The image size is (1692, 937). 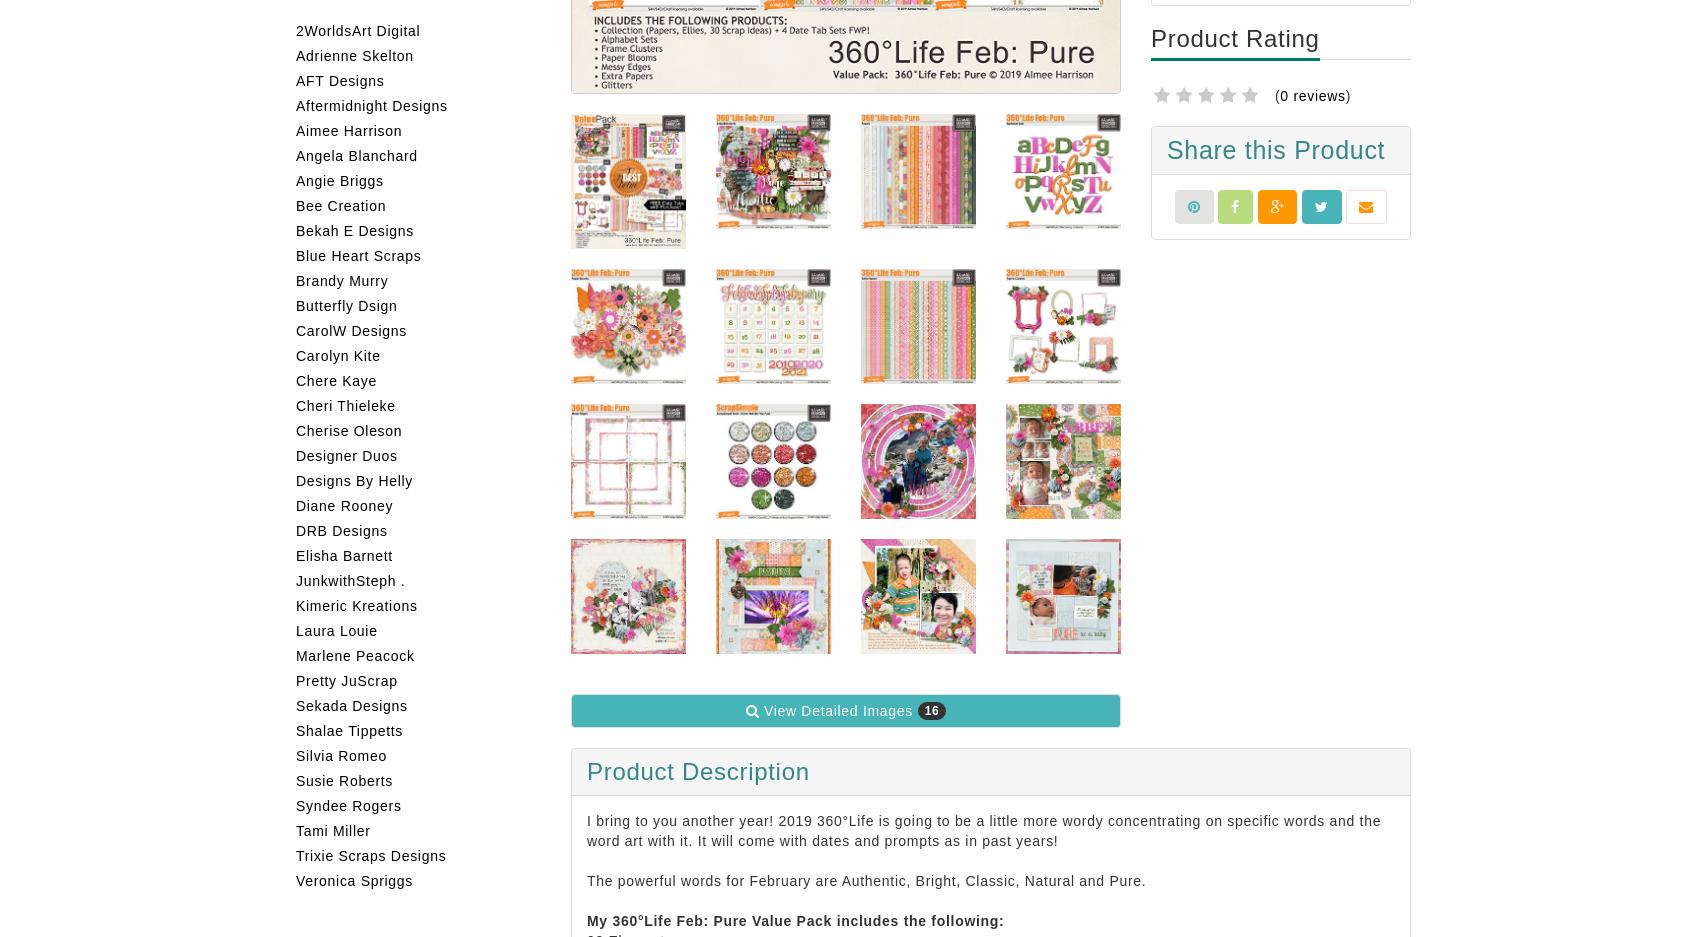 I want to click on 'Sekada Designs', so click(x=350, y=704).